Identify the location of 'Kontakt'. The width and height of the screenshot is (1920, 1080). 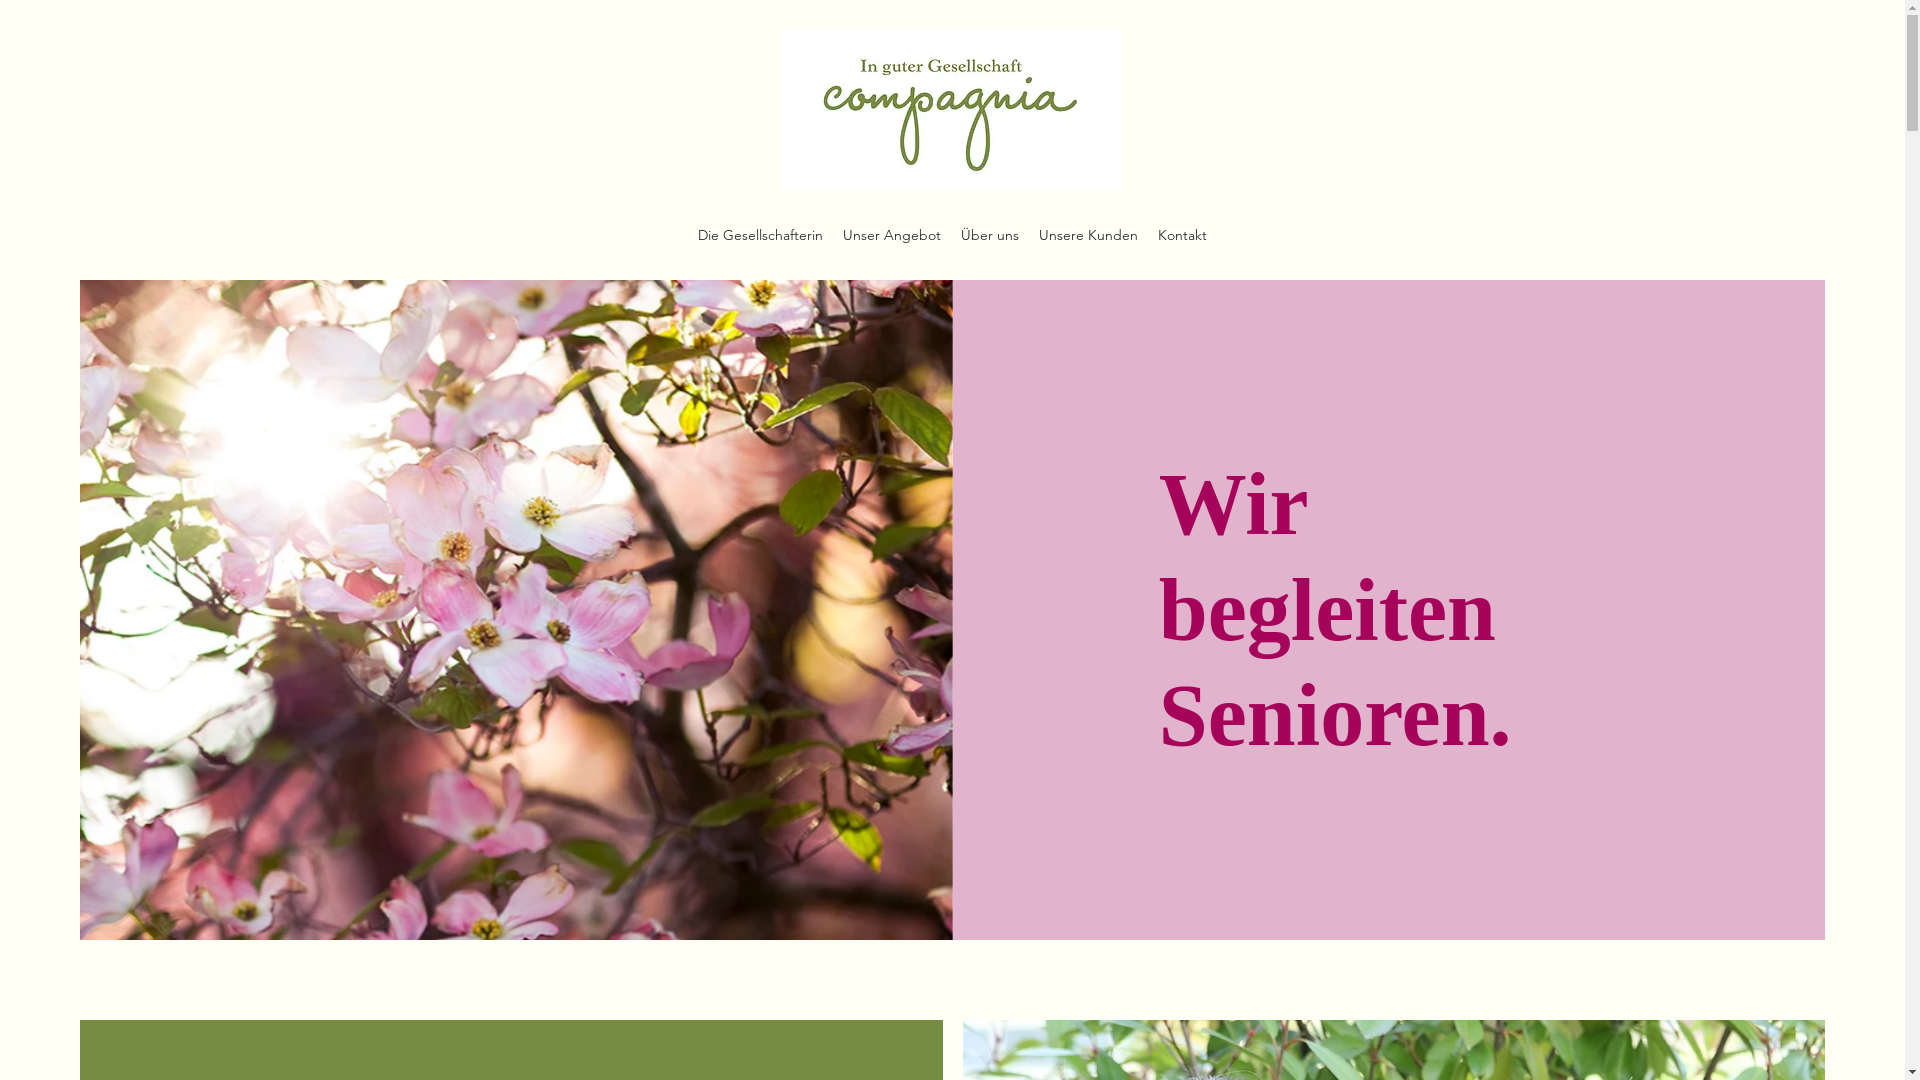
(1182, 234).